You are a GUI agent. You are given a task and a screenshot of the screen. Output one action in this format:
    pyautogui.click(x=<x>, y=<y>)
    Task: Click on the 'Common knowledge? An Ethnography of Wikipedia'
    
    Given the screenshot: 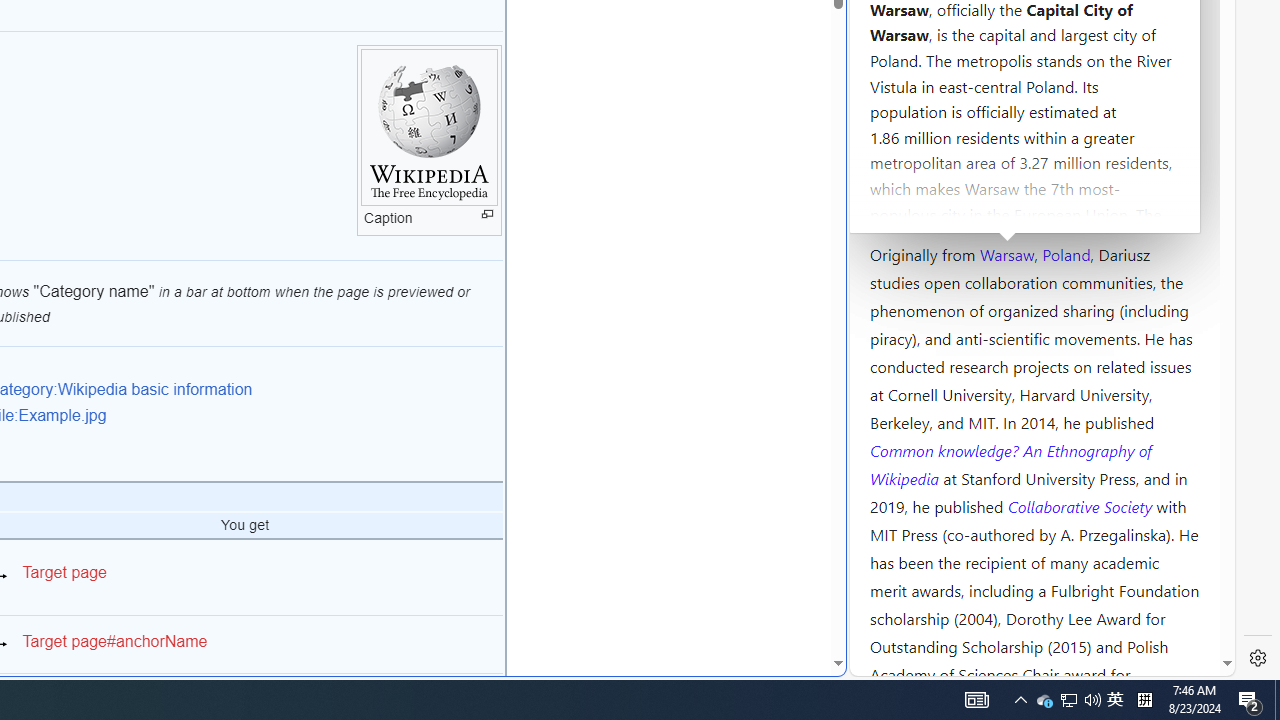 What is the action you would take?
    pyautogui.click(x=1010, y=464)
    